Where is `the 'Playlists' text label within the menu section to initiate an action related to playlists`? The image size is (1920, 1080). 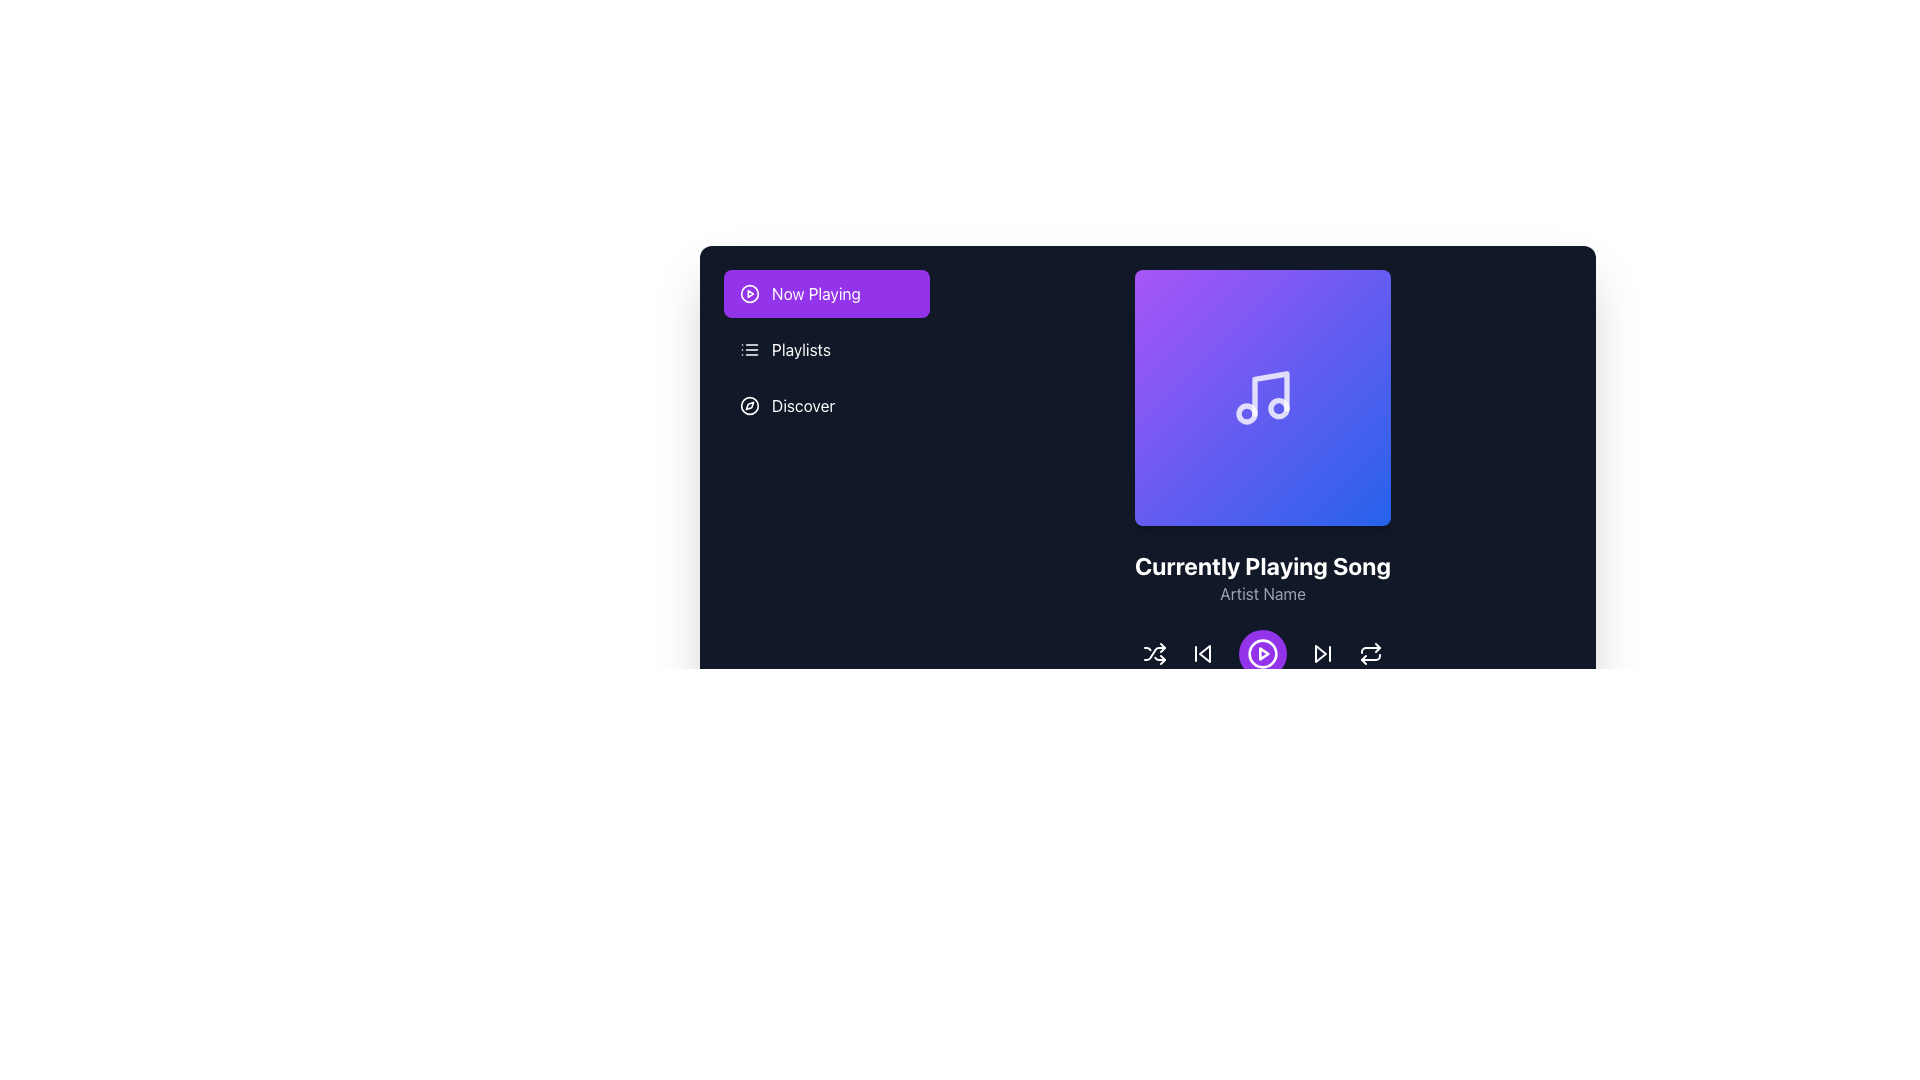 the 'Playlists' text label within the menu section to initiate an action related to playlists is located at coordinates (801, 349).